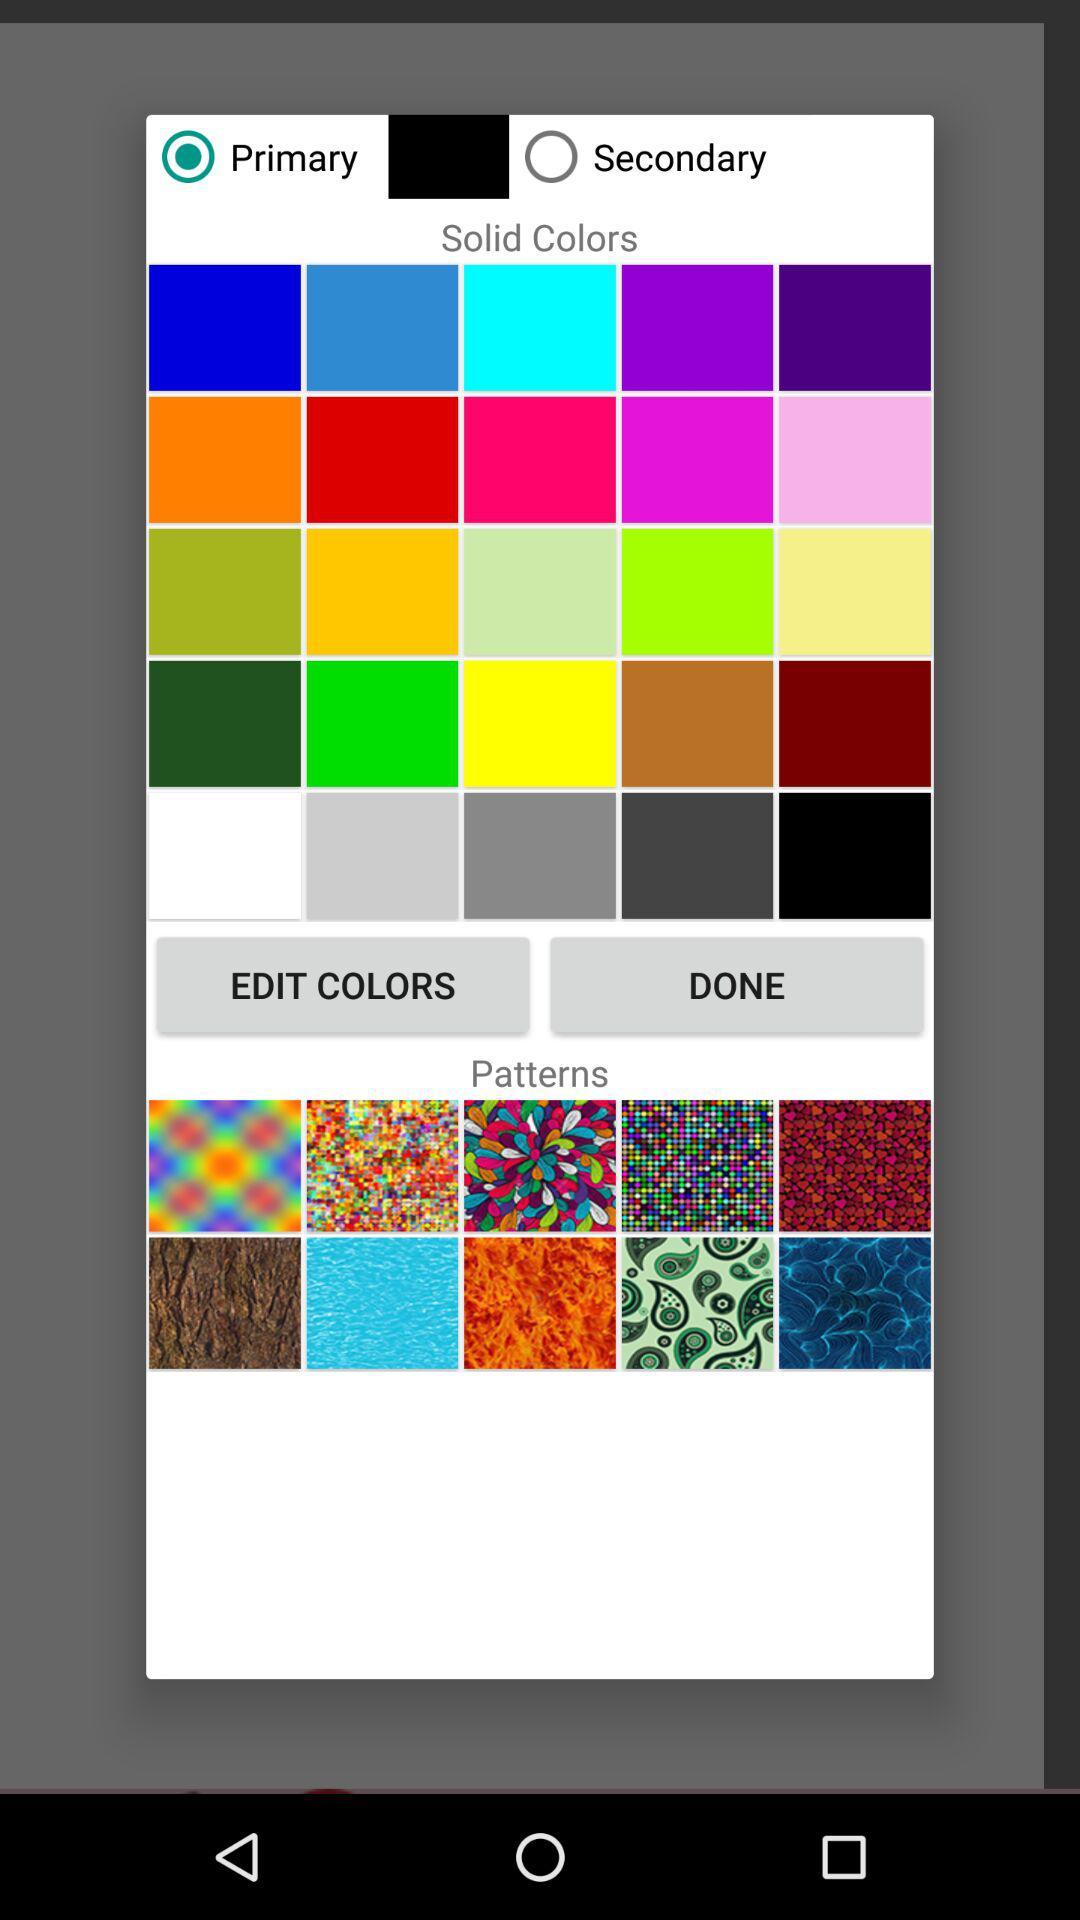  I want to click on choose solid color, so click(540, 327).